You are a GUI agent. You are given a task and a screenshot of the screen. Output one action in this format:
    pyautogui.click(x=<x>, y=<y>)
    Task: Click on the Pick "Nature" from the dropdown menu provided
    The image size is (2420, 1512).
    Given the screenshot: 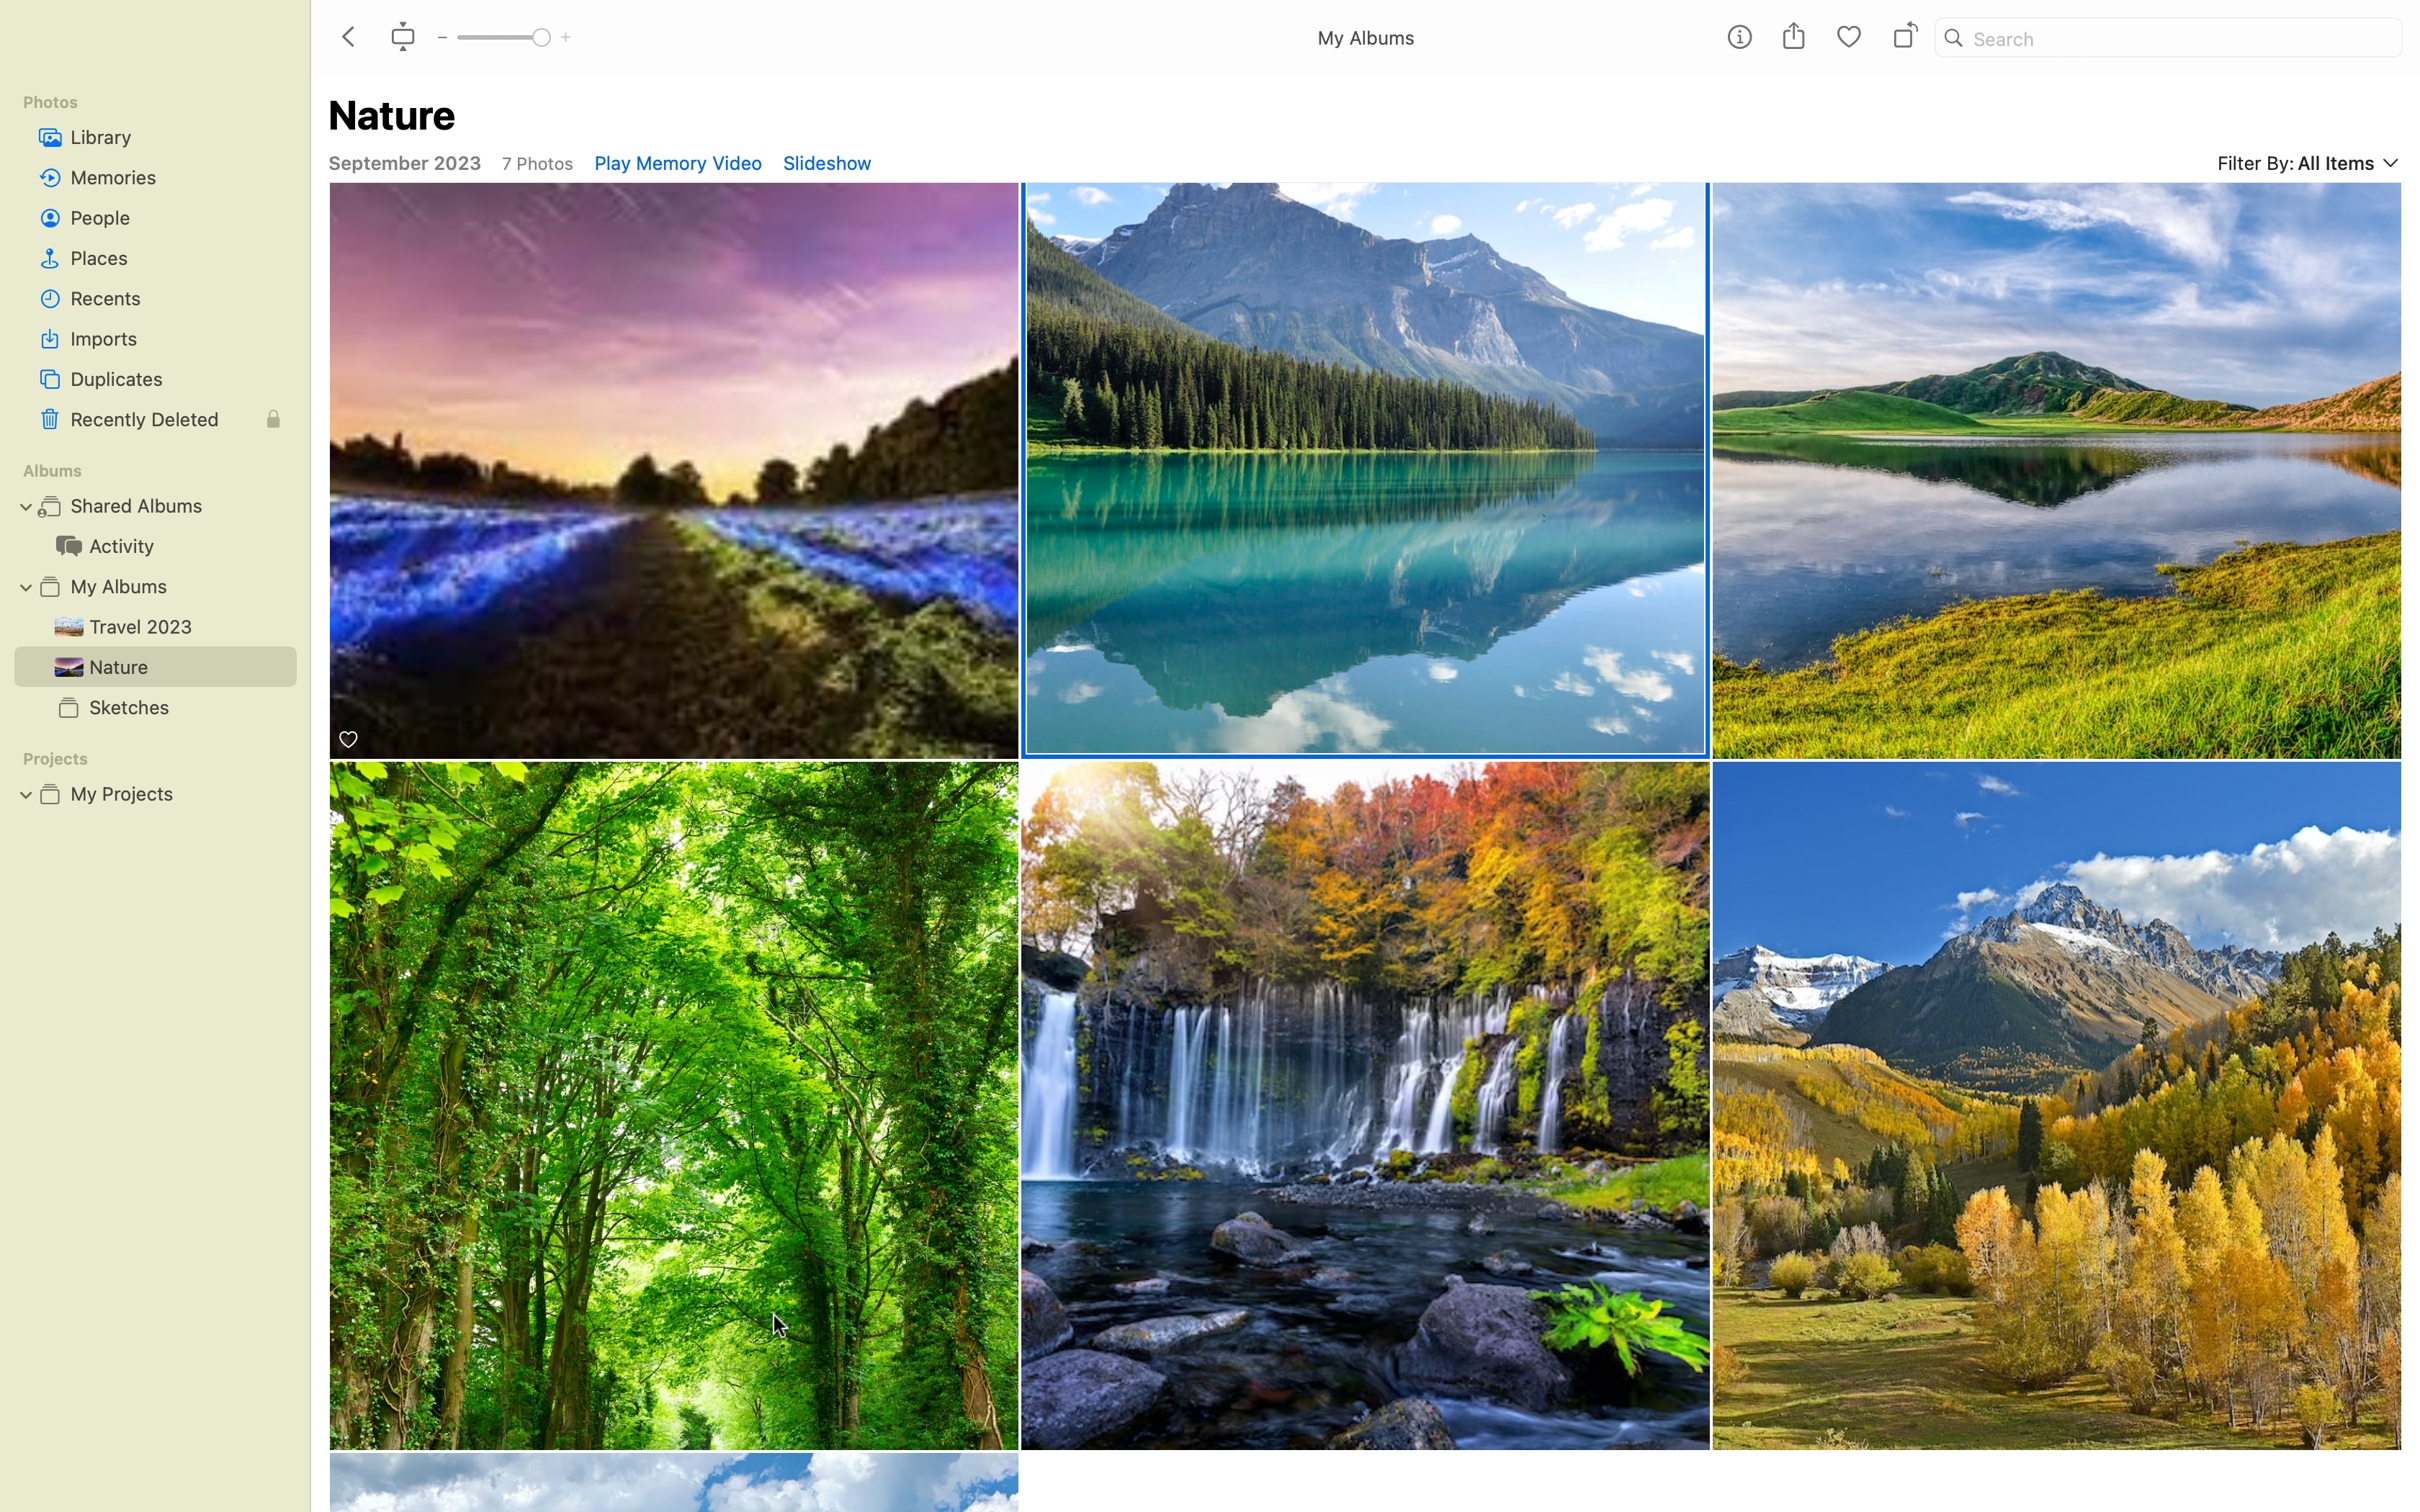 What is the action you would take?
    pyautogui.click(x=1367, y=469)
    